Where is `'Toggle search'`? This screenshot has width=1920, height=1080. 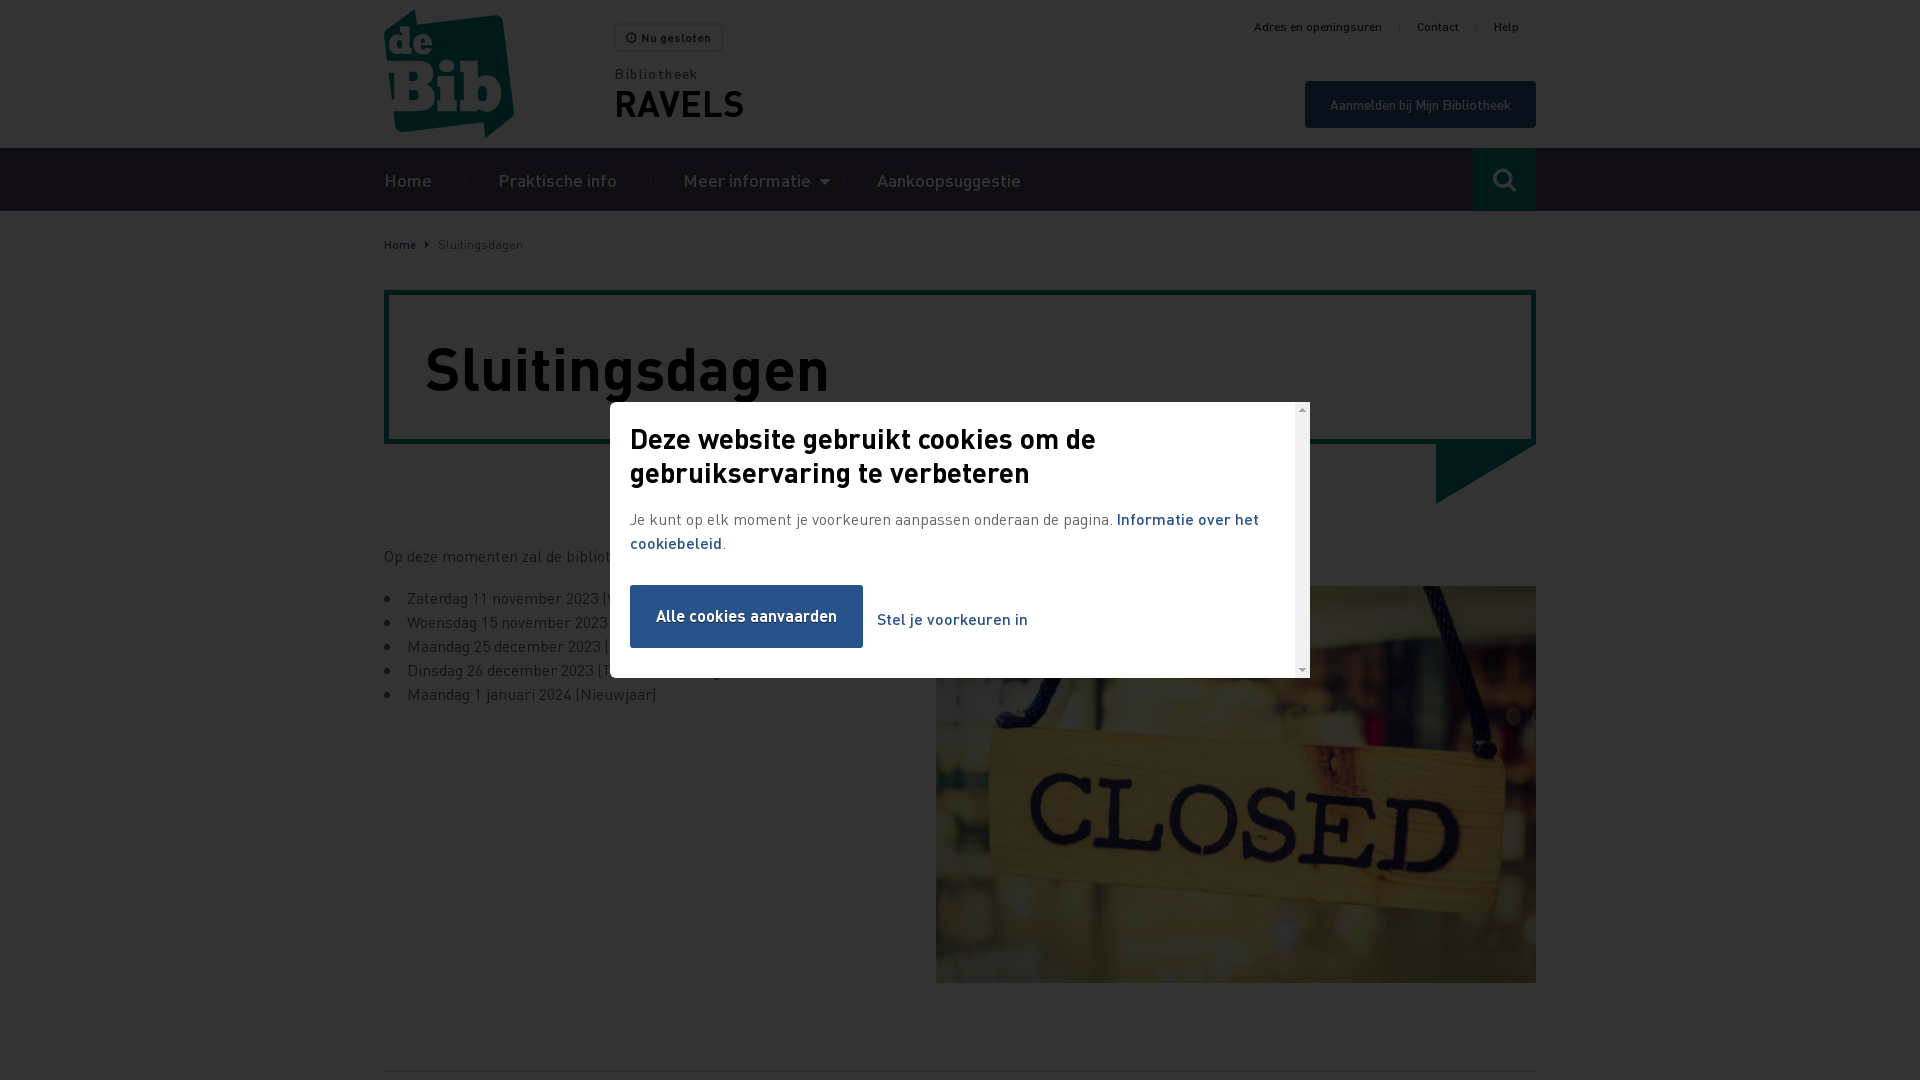
'Toggle search' is located at coordinates (1504, 178).